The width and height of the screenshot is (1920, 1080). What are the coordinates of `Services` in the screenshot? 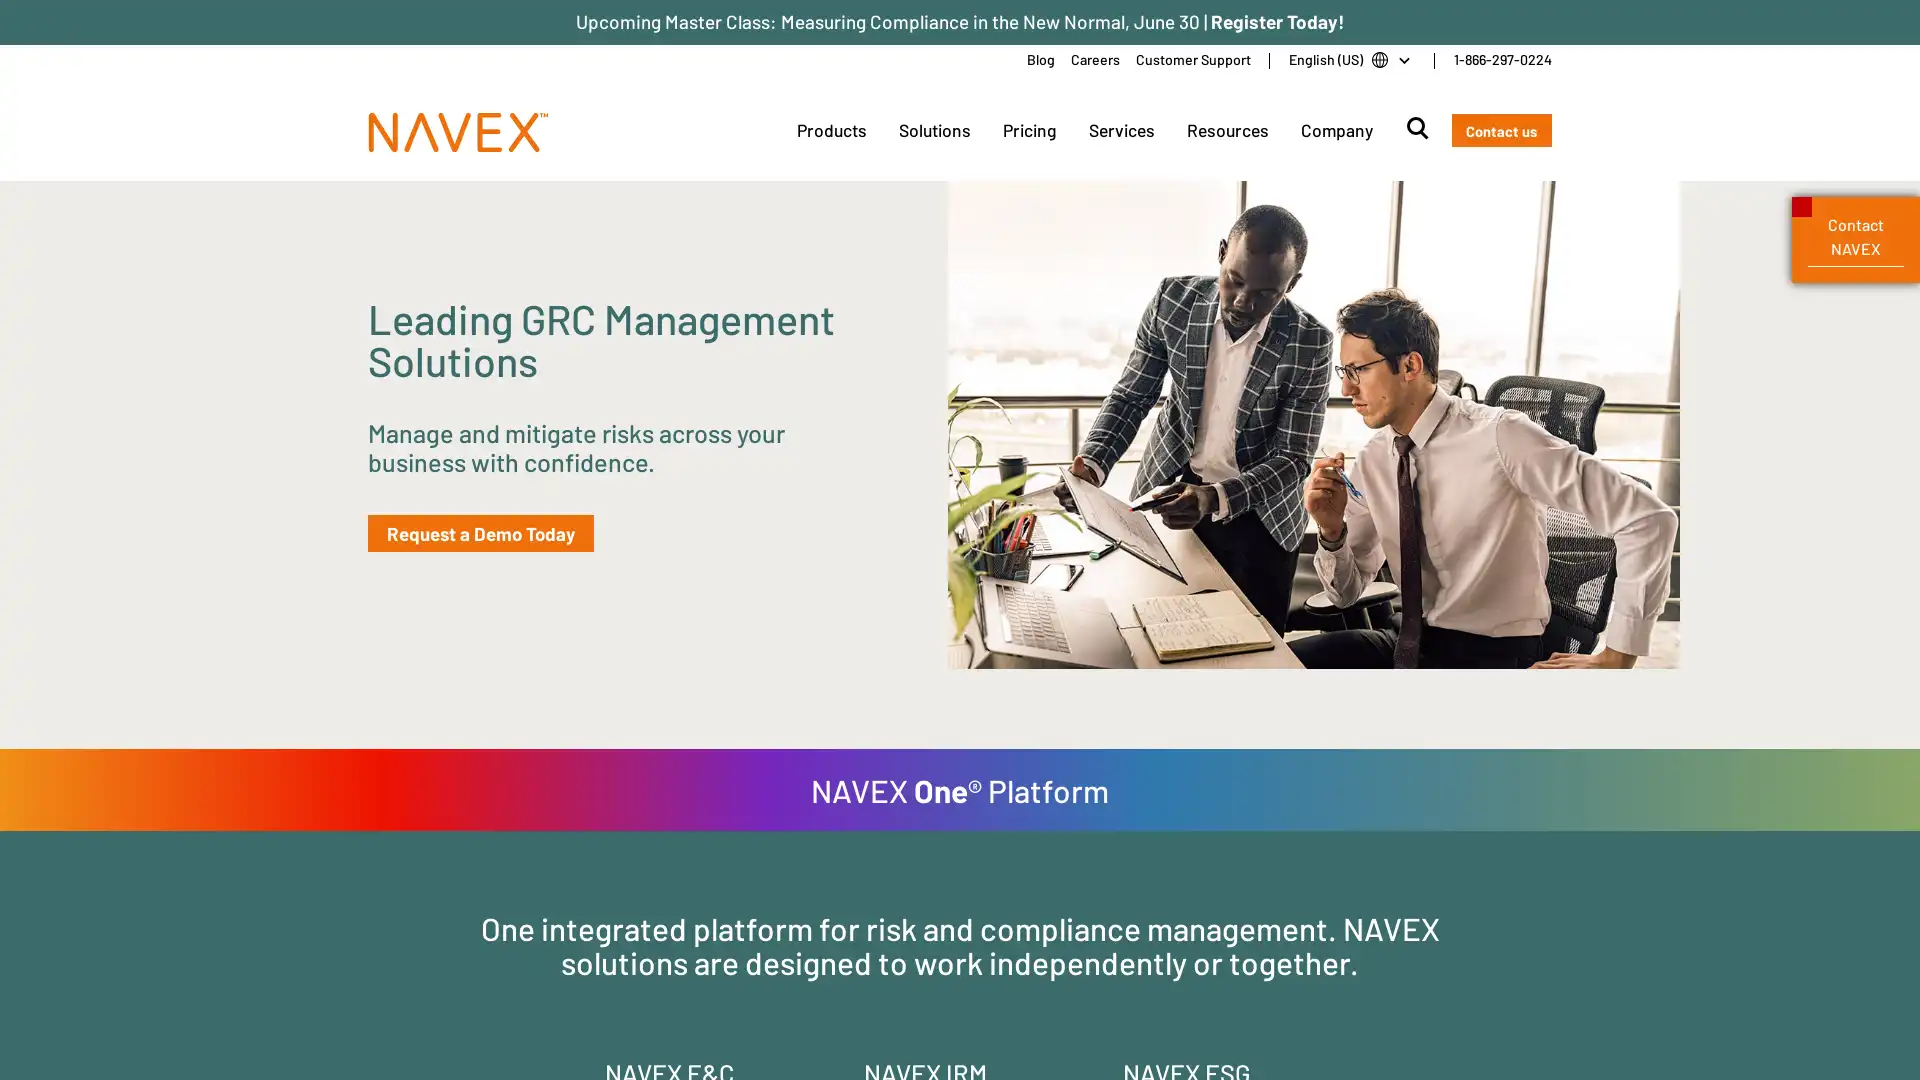 It's located at (1121, 130).